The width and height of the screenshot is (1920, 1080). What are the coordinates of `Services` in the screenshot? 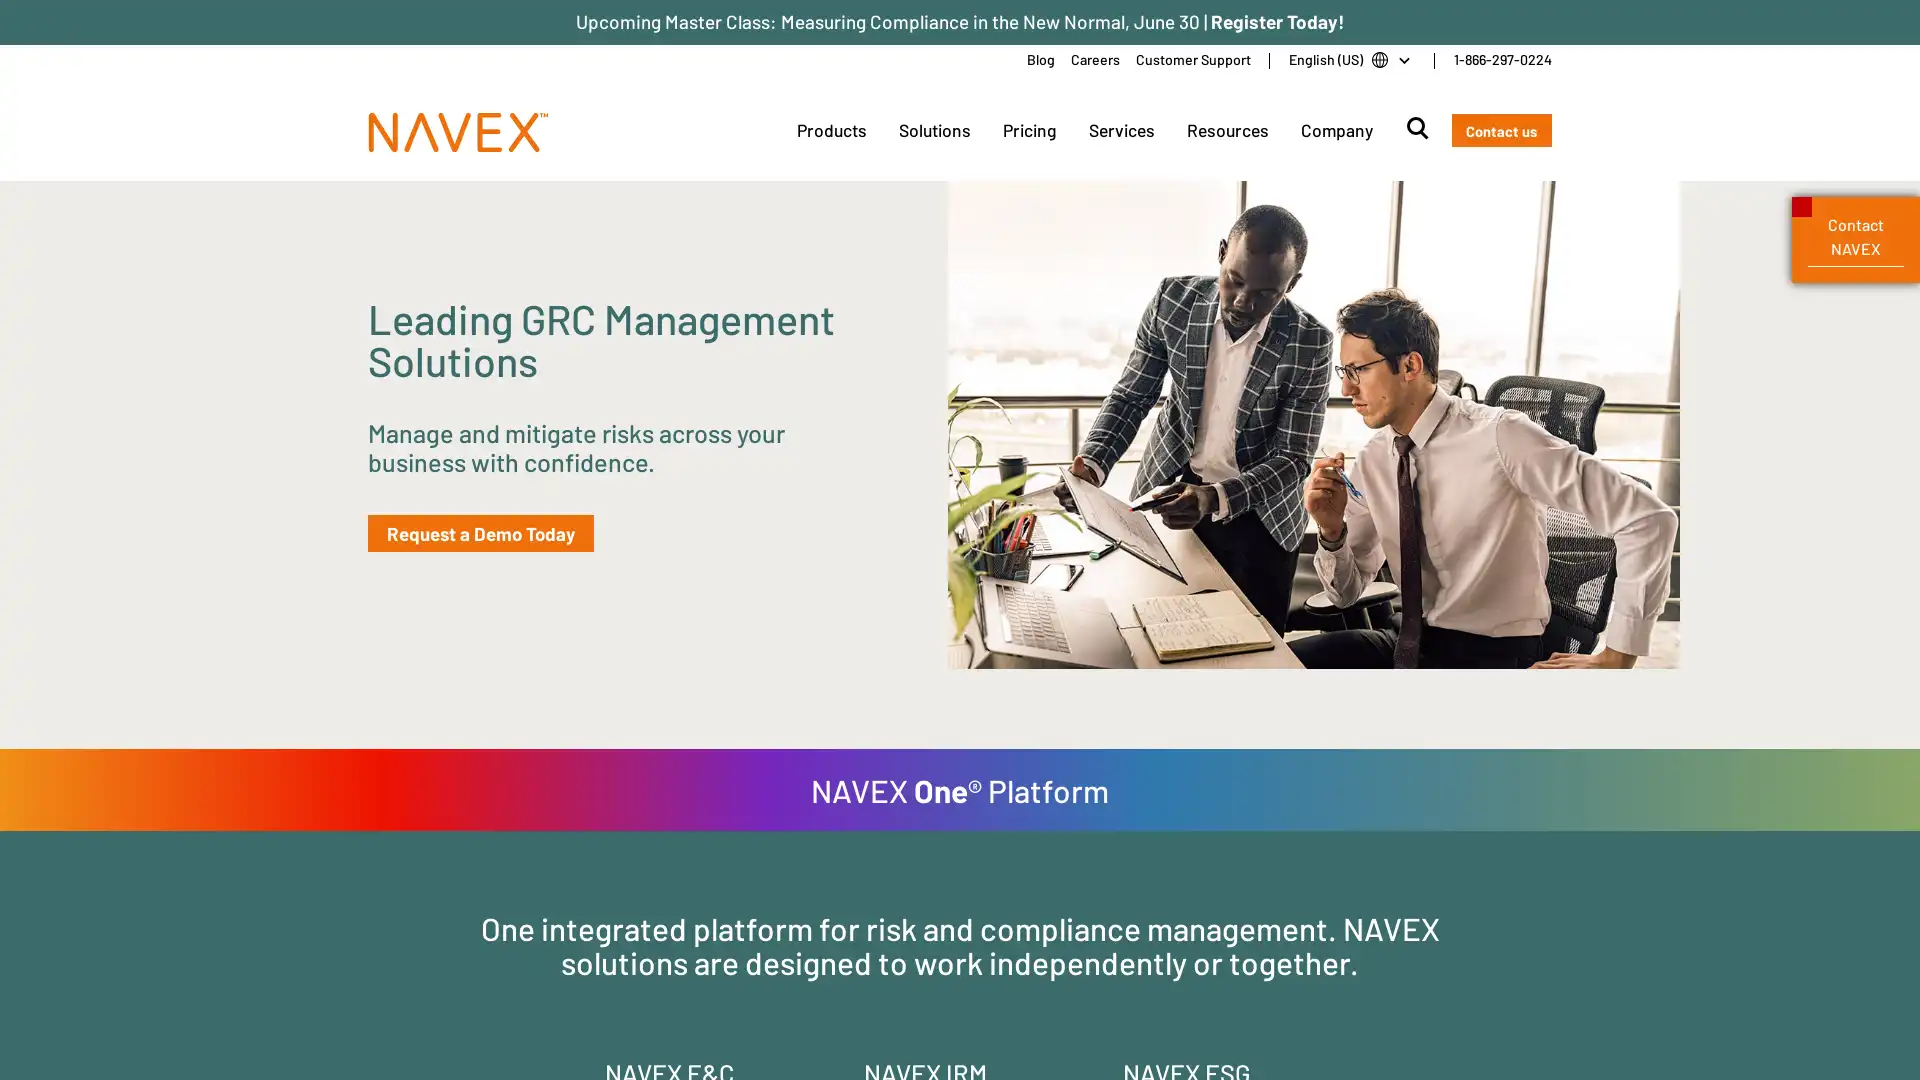 It's located at (1121, 130).